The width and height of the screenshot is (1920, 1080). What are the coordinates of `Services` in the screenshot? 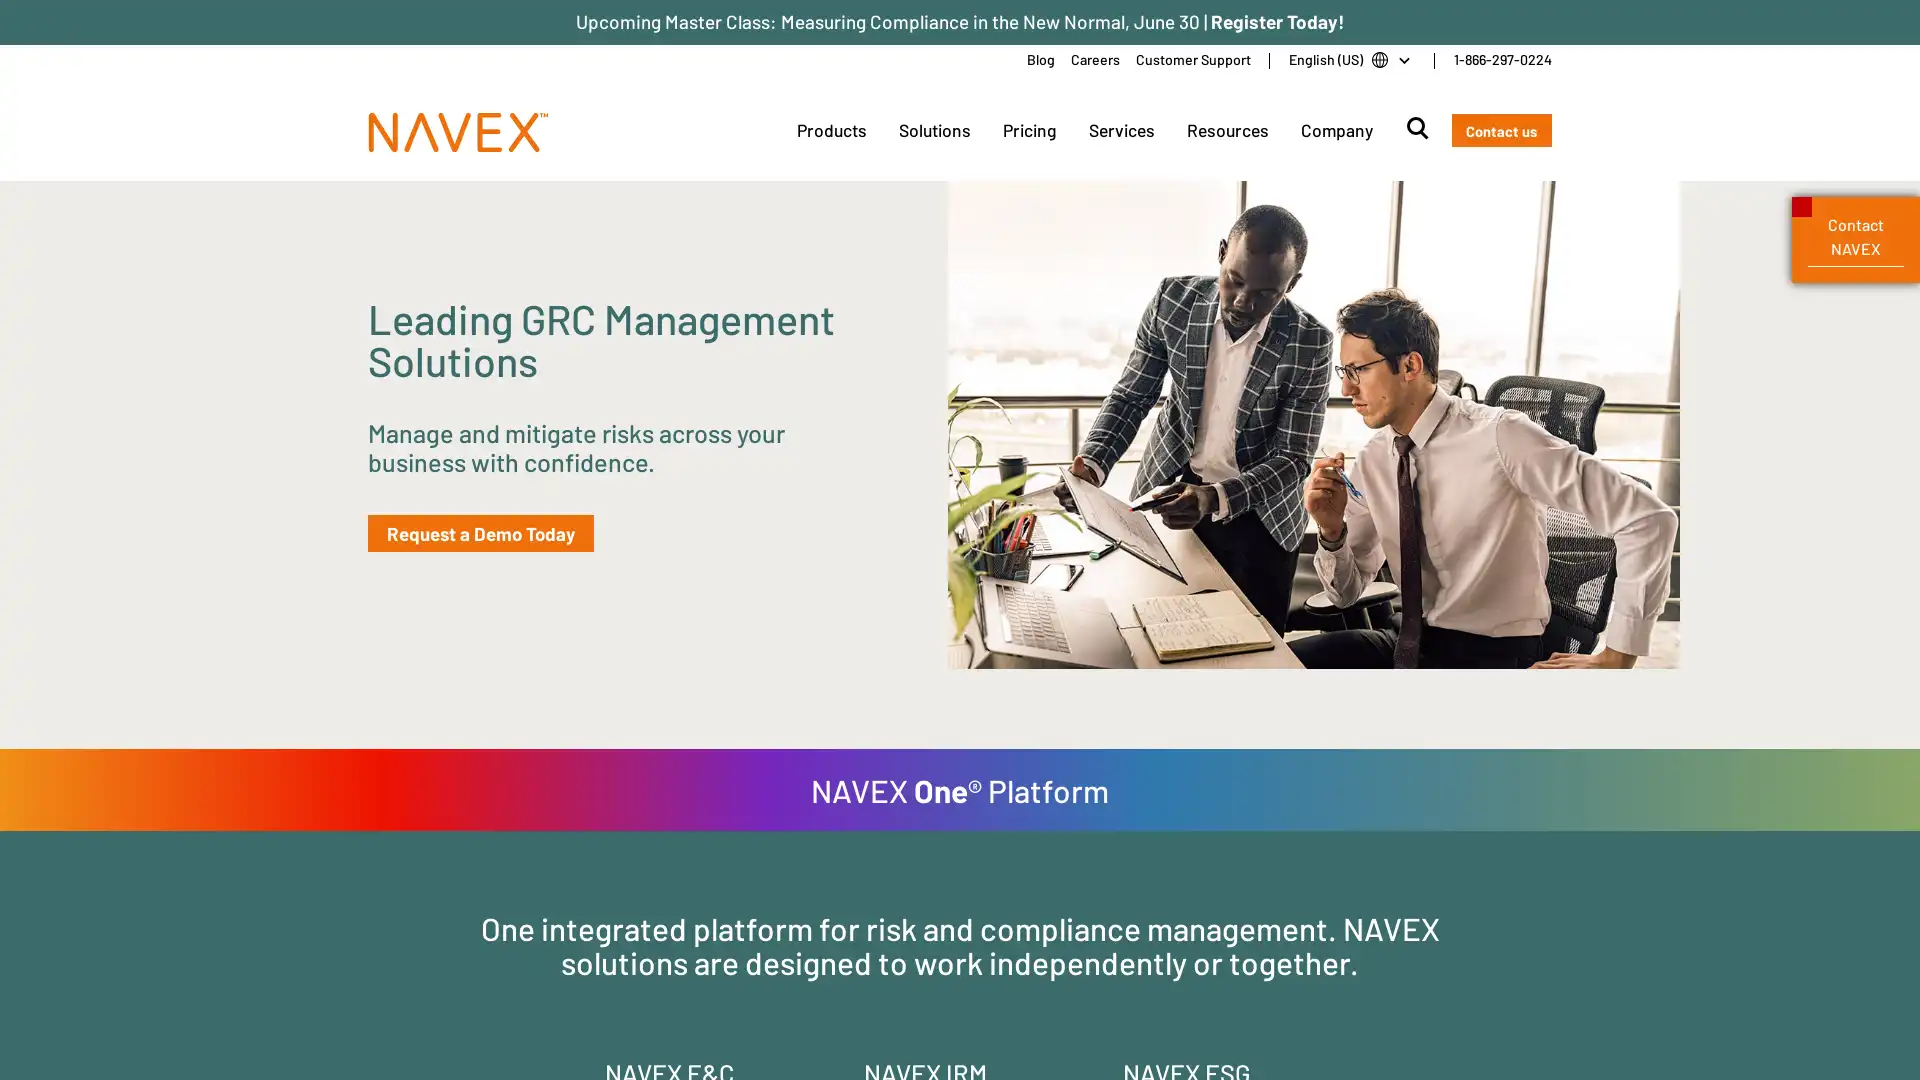 It's located at (1121, 130).